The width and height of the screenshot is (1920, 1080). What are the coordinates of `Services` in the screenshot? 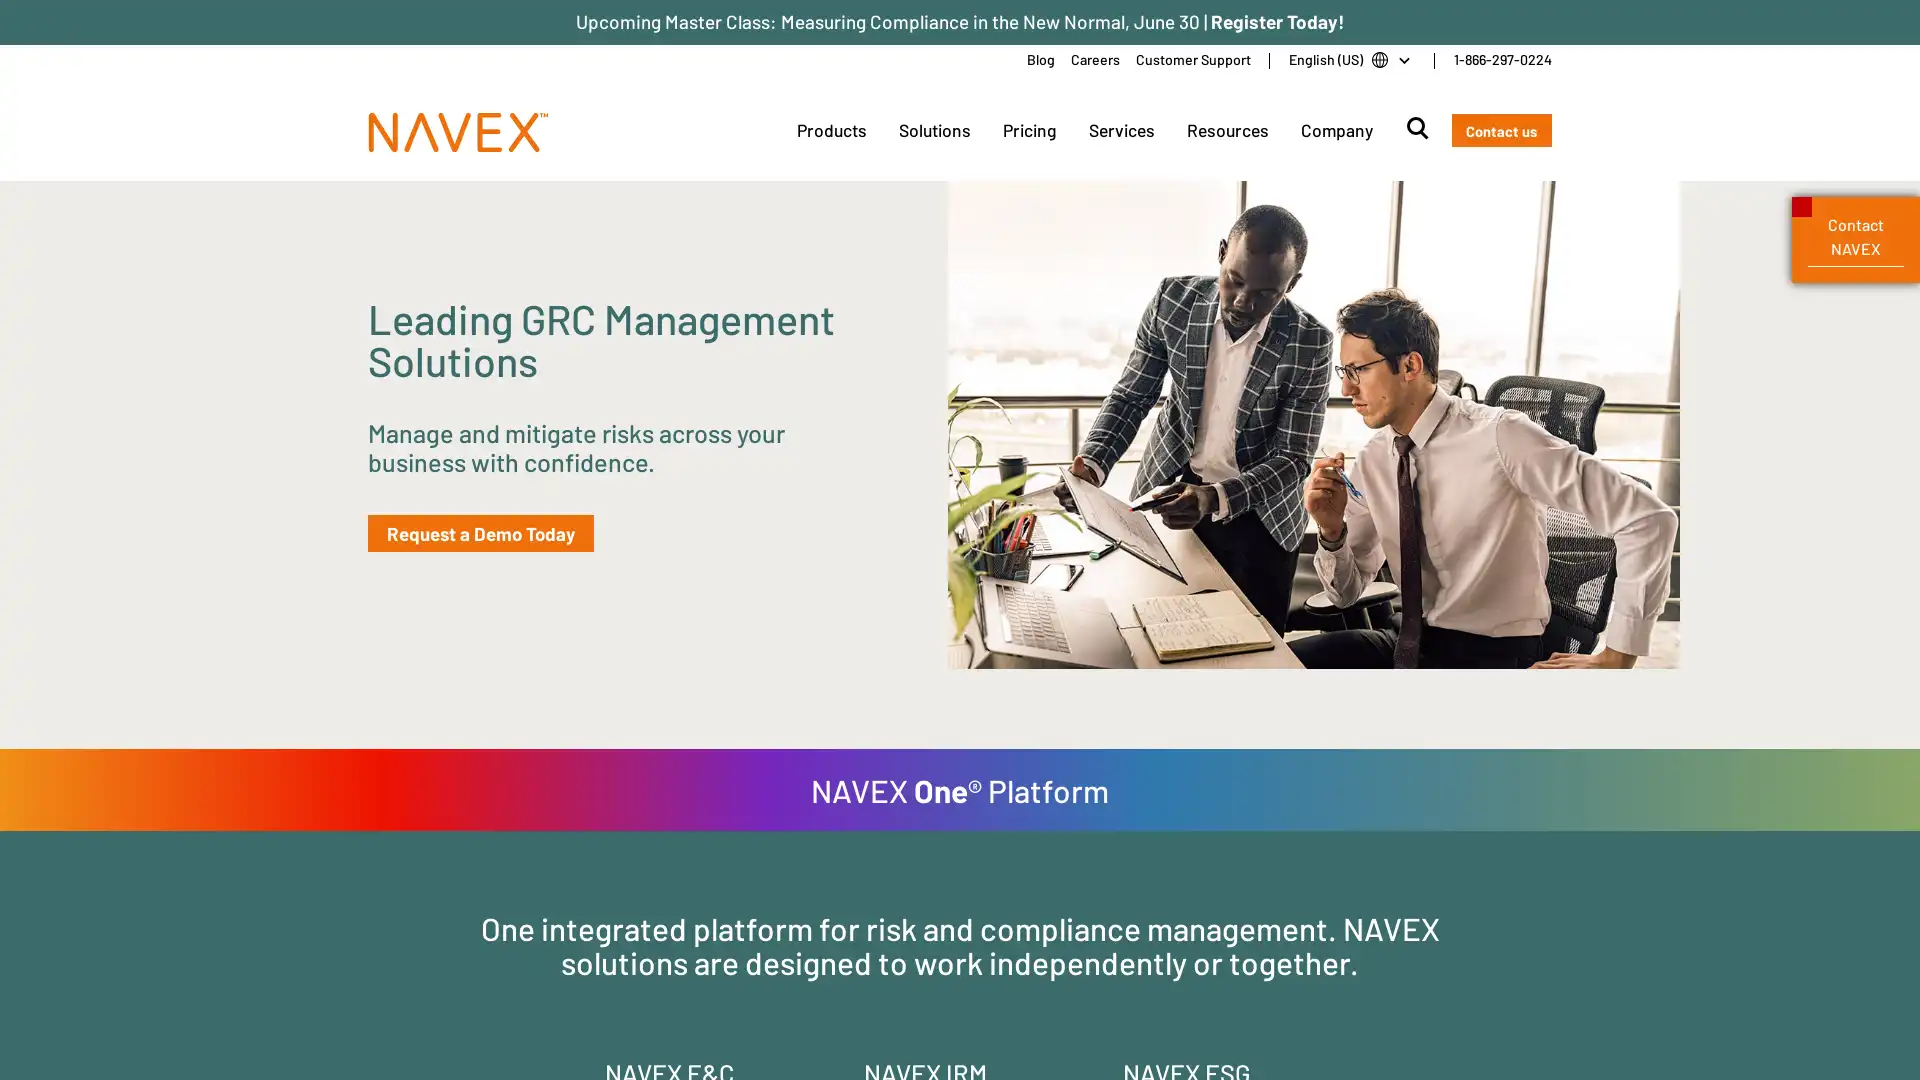 It's located at (1121, 130).